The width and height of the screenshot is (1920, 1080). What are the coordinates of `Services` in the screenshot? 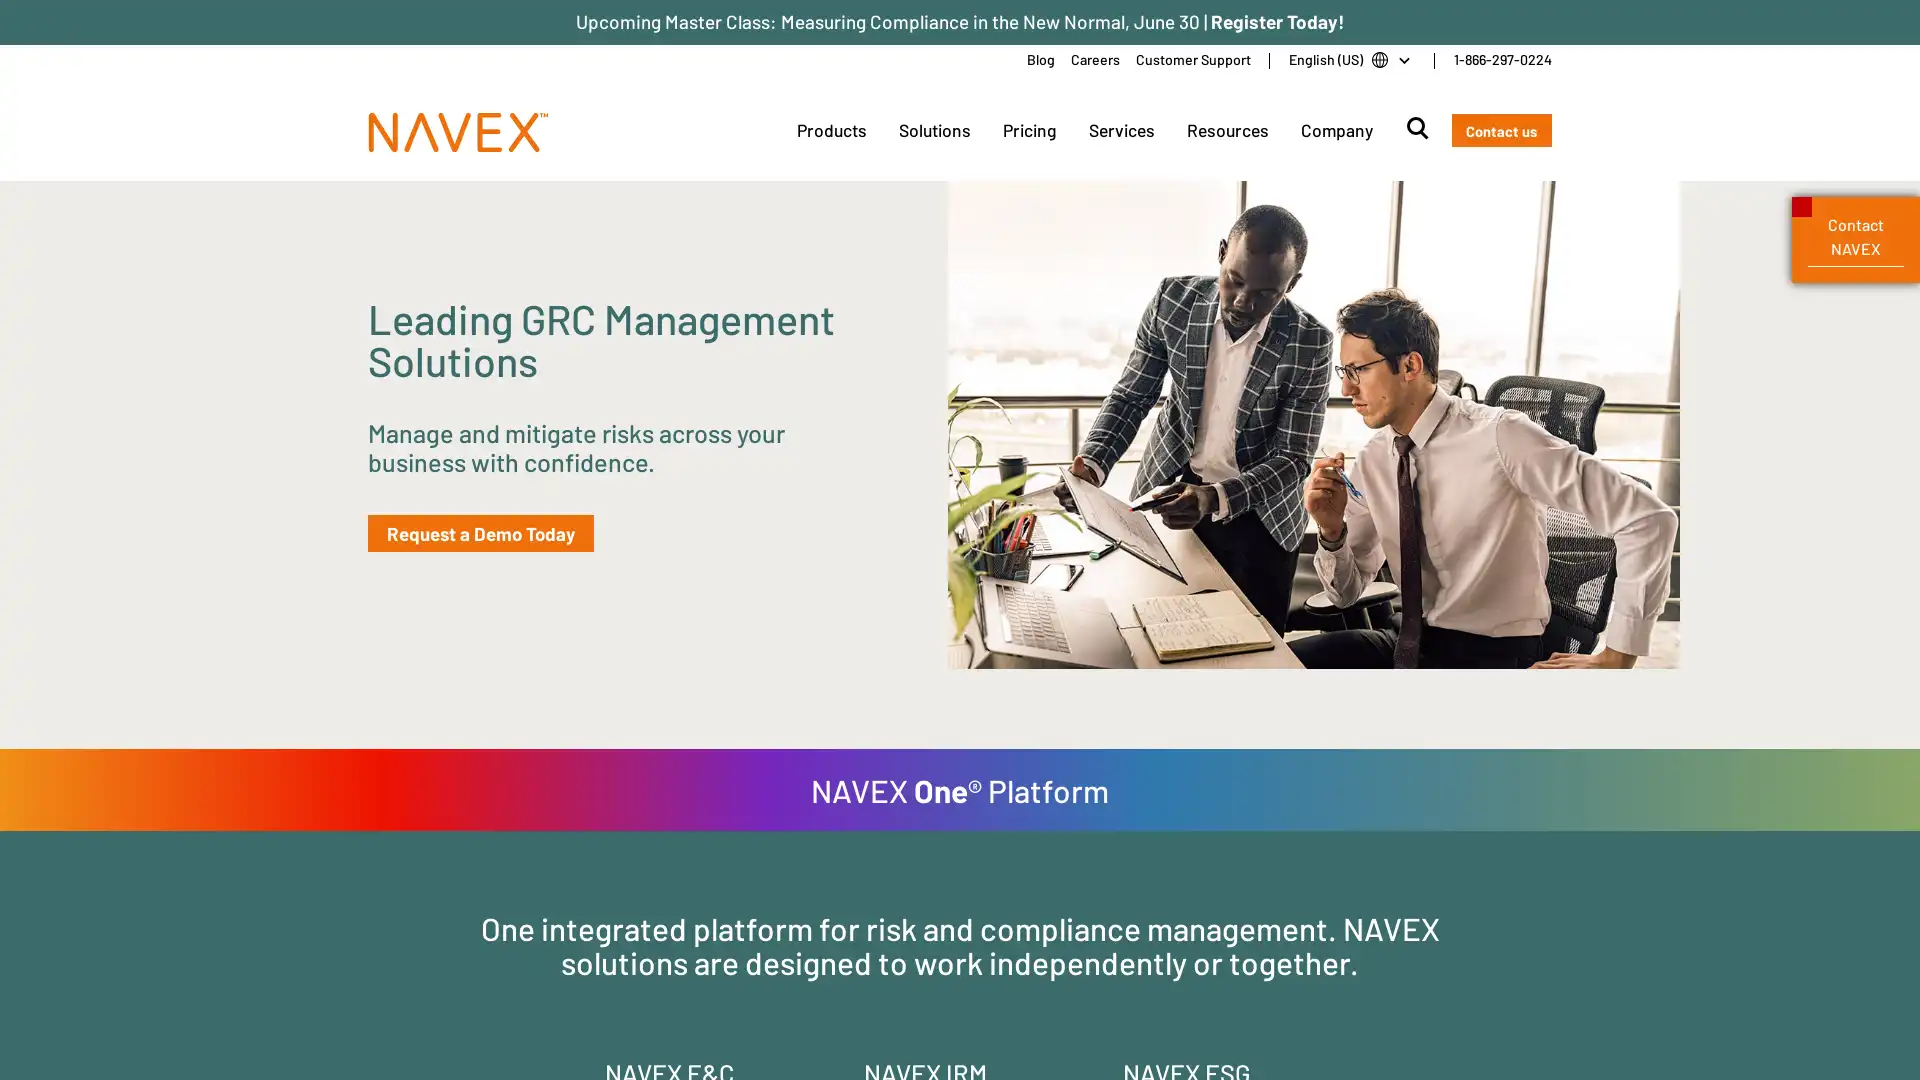 It's located at (1121, 130).